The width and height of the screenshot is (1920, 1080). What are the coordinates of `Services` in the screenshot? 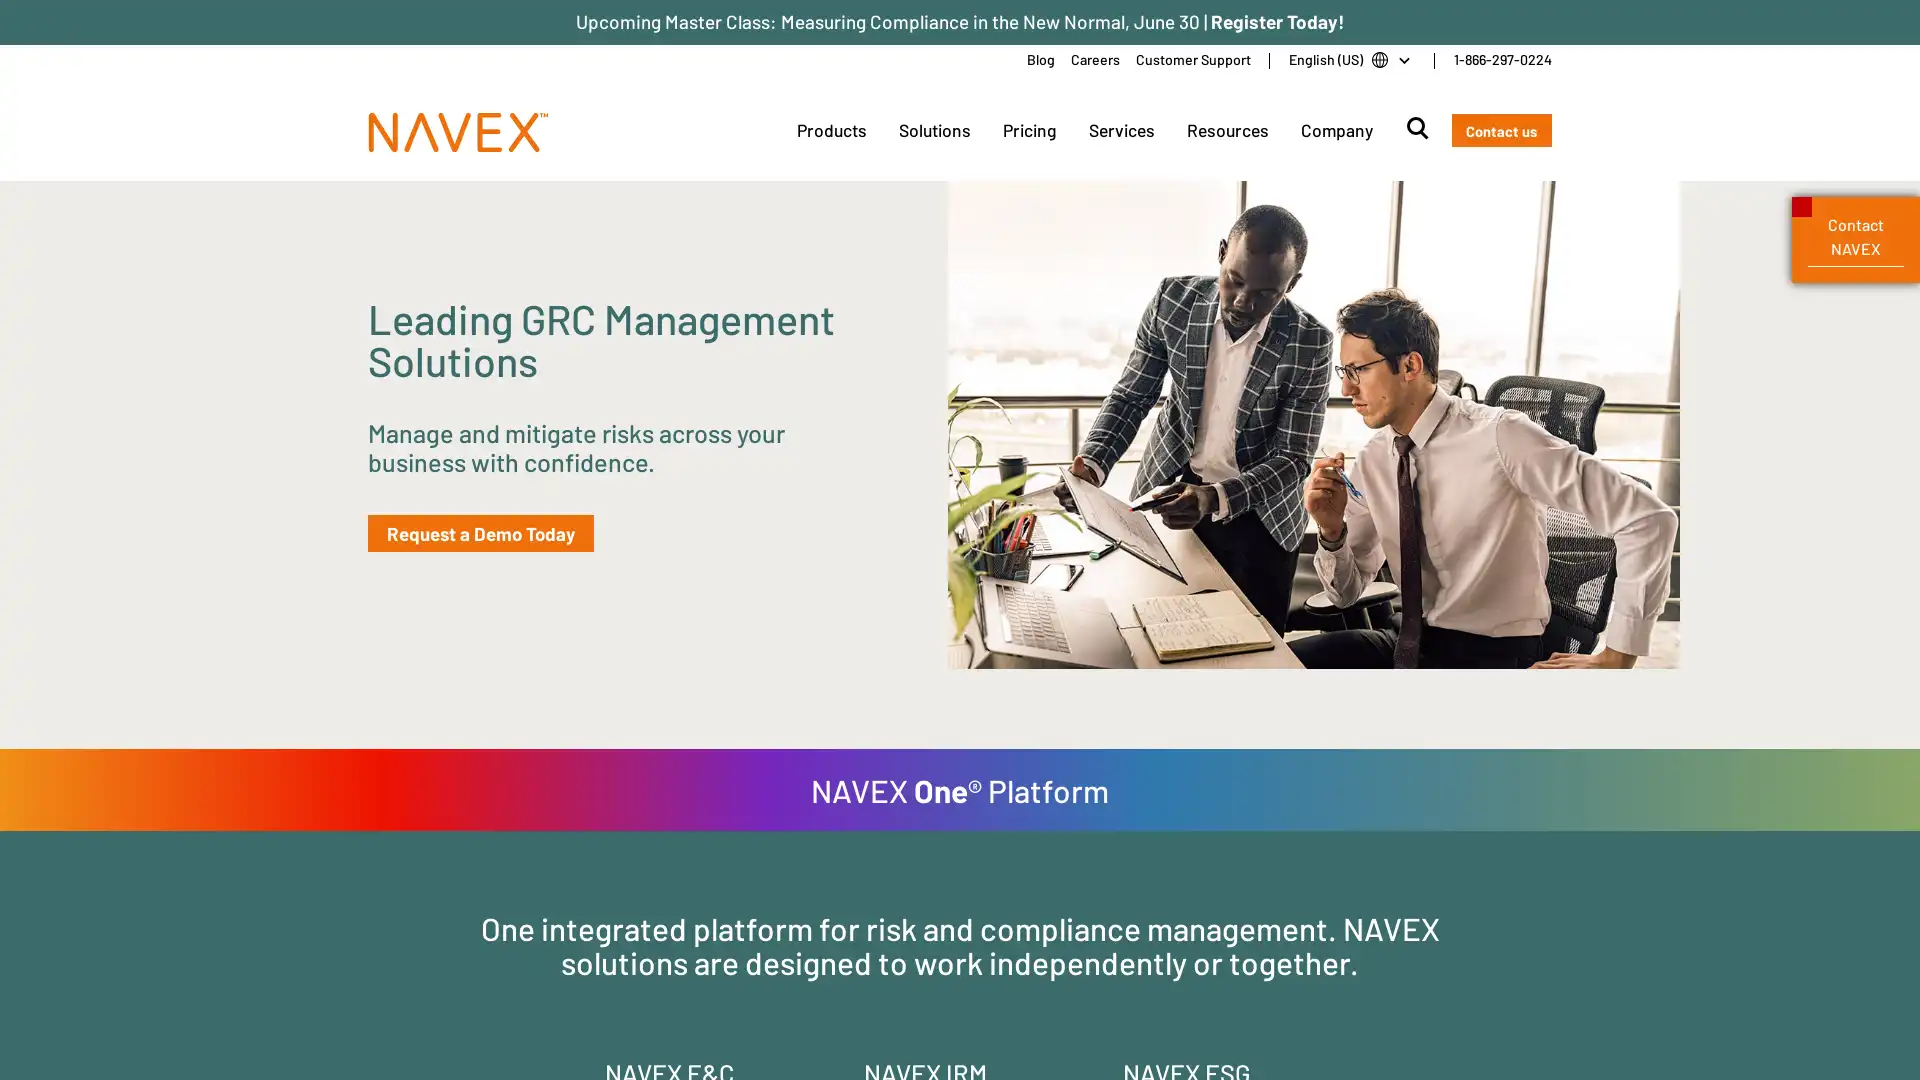 It's located at (1121, 130).